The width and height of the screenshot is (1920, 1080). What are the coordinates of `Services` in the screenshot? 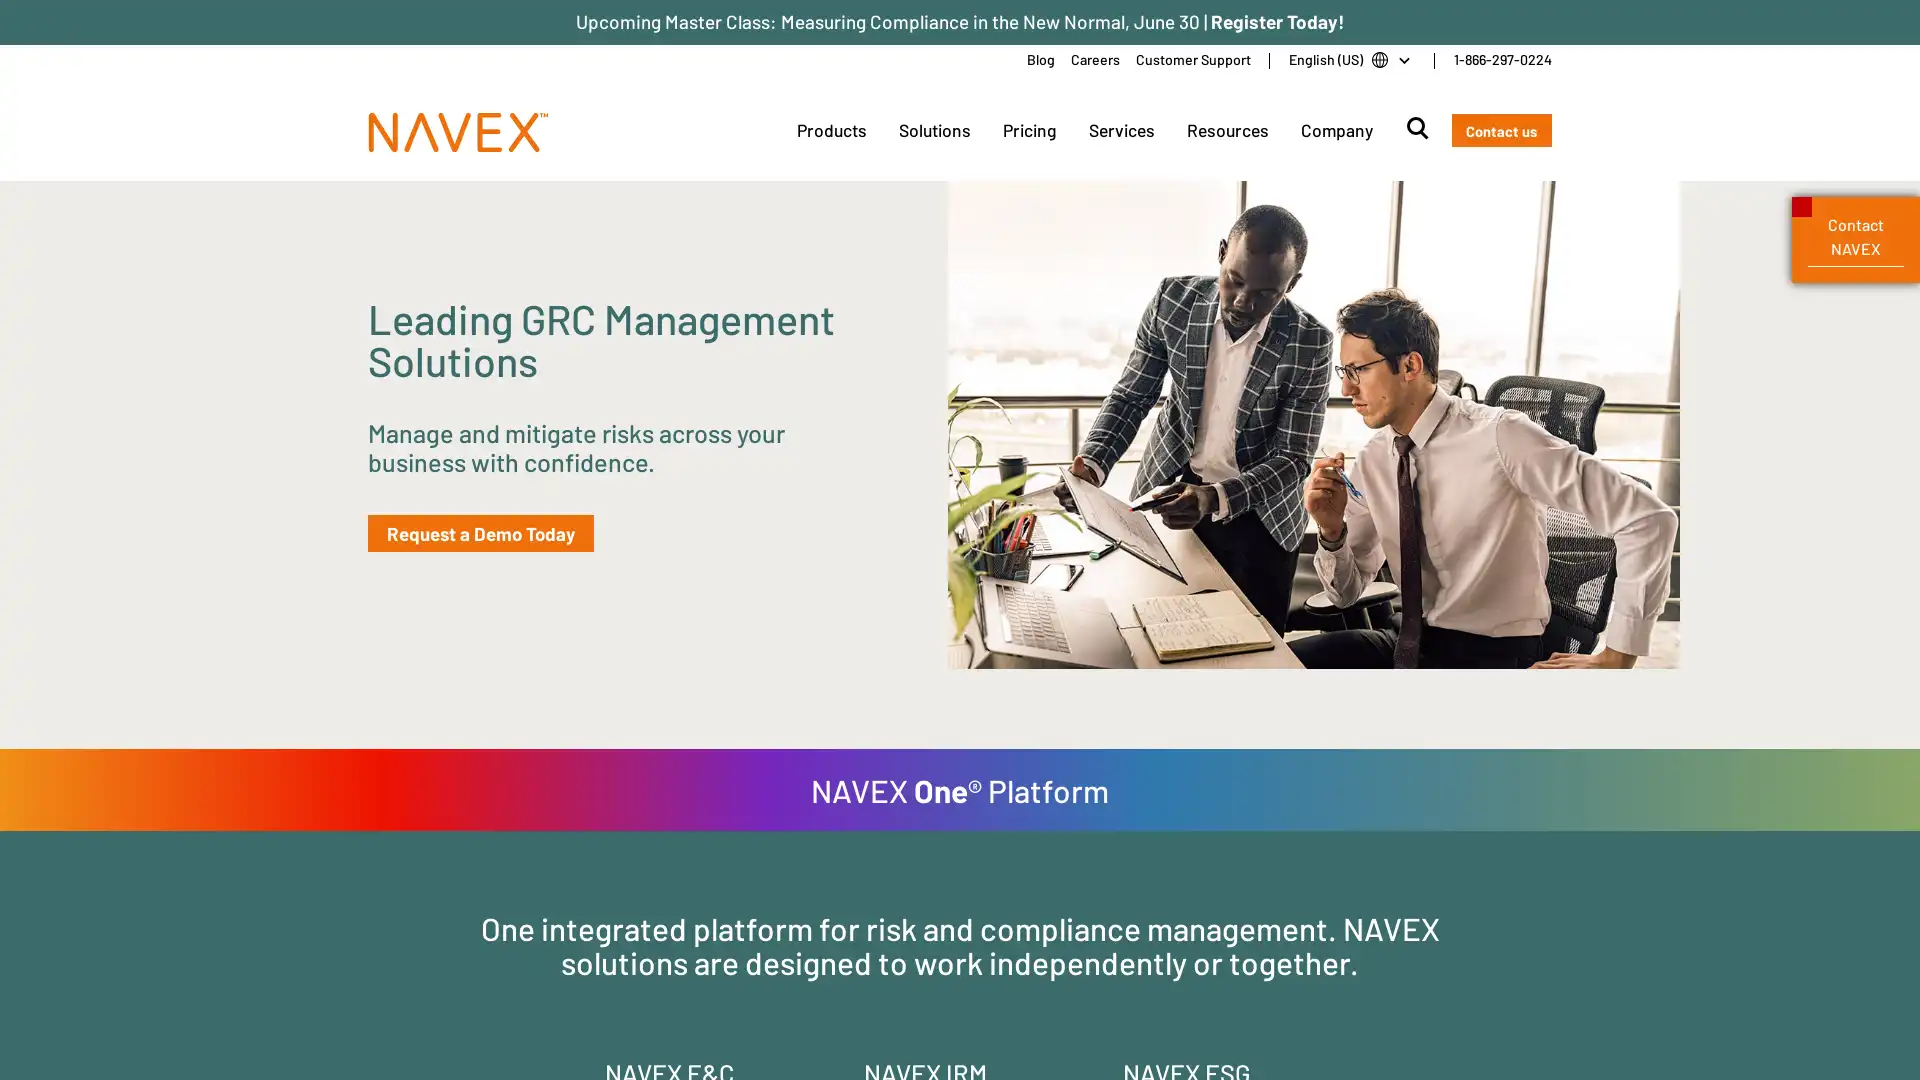 It's located at (1121, 130).